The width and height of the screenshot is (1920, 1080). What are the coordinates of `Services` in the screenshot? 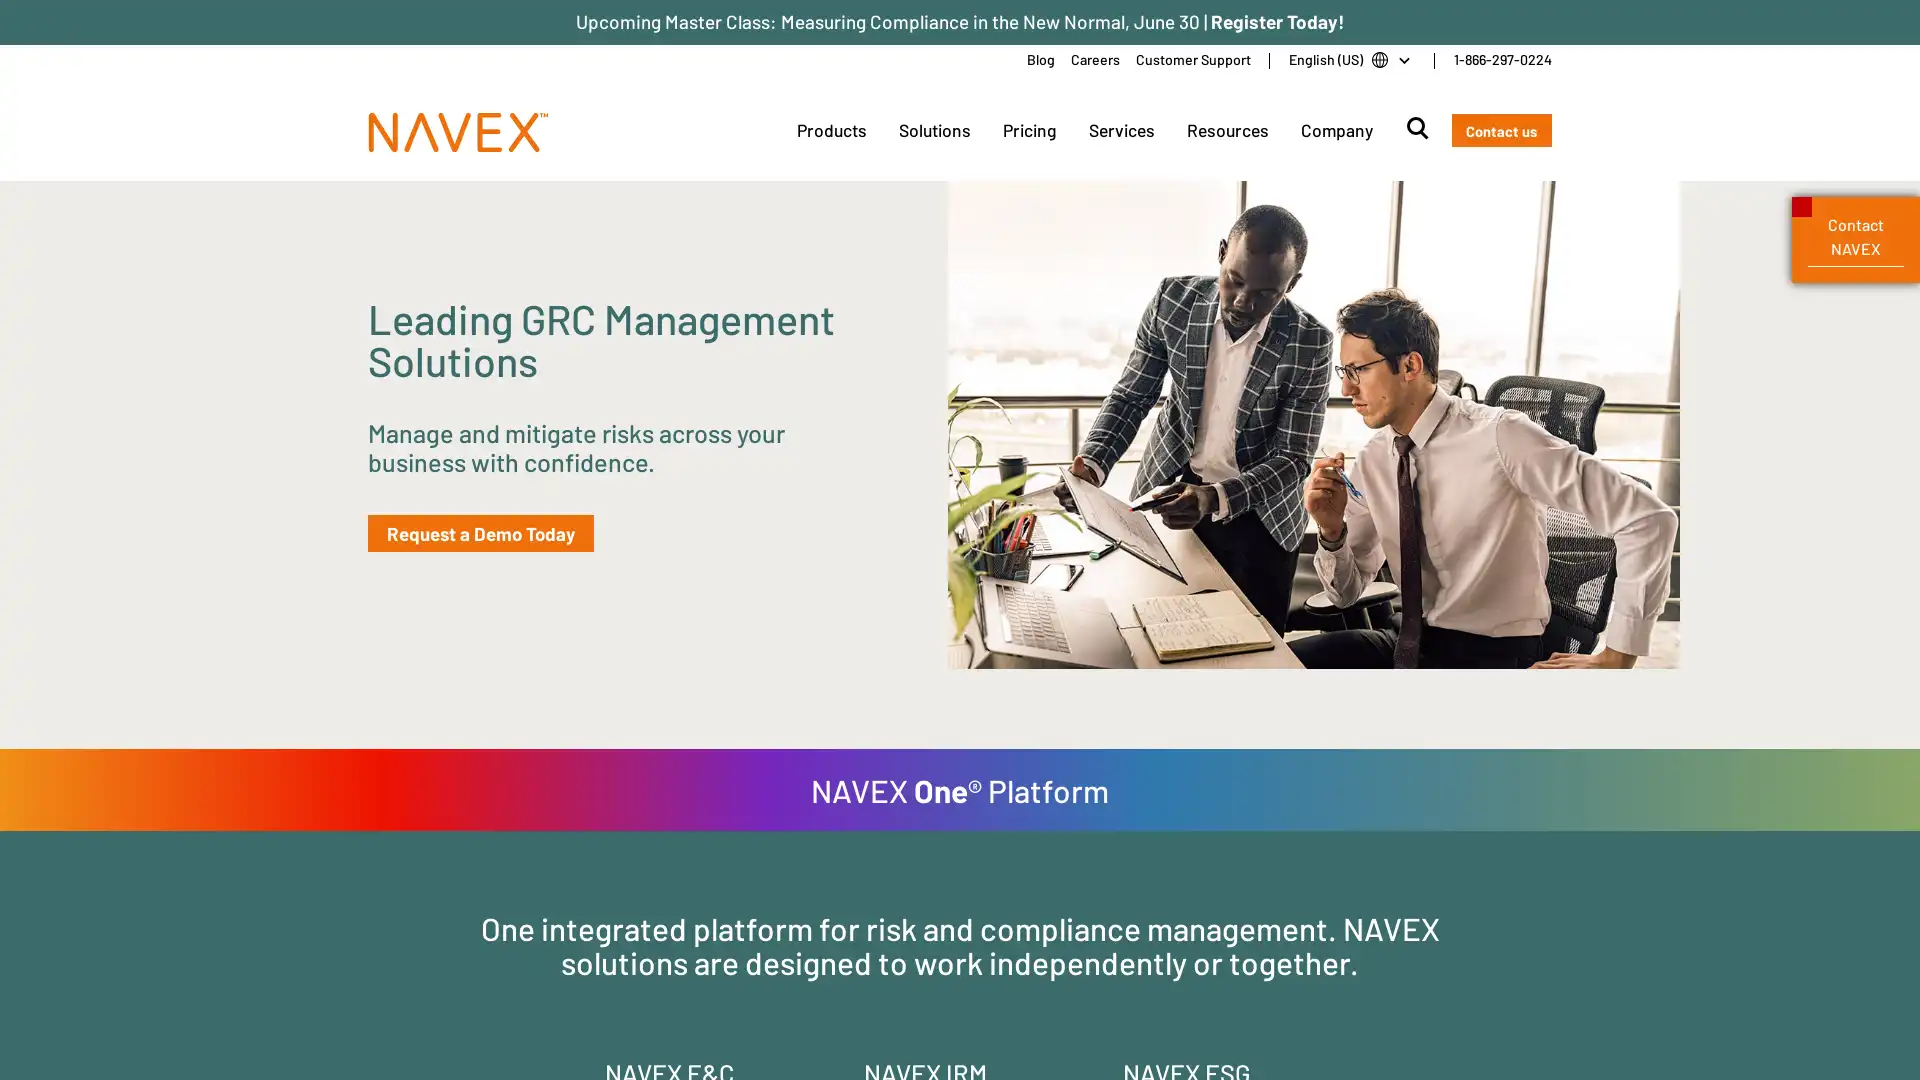 It's located at (1121, 130).